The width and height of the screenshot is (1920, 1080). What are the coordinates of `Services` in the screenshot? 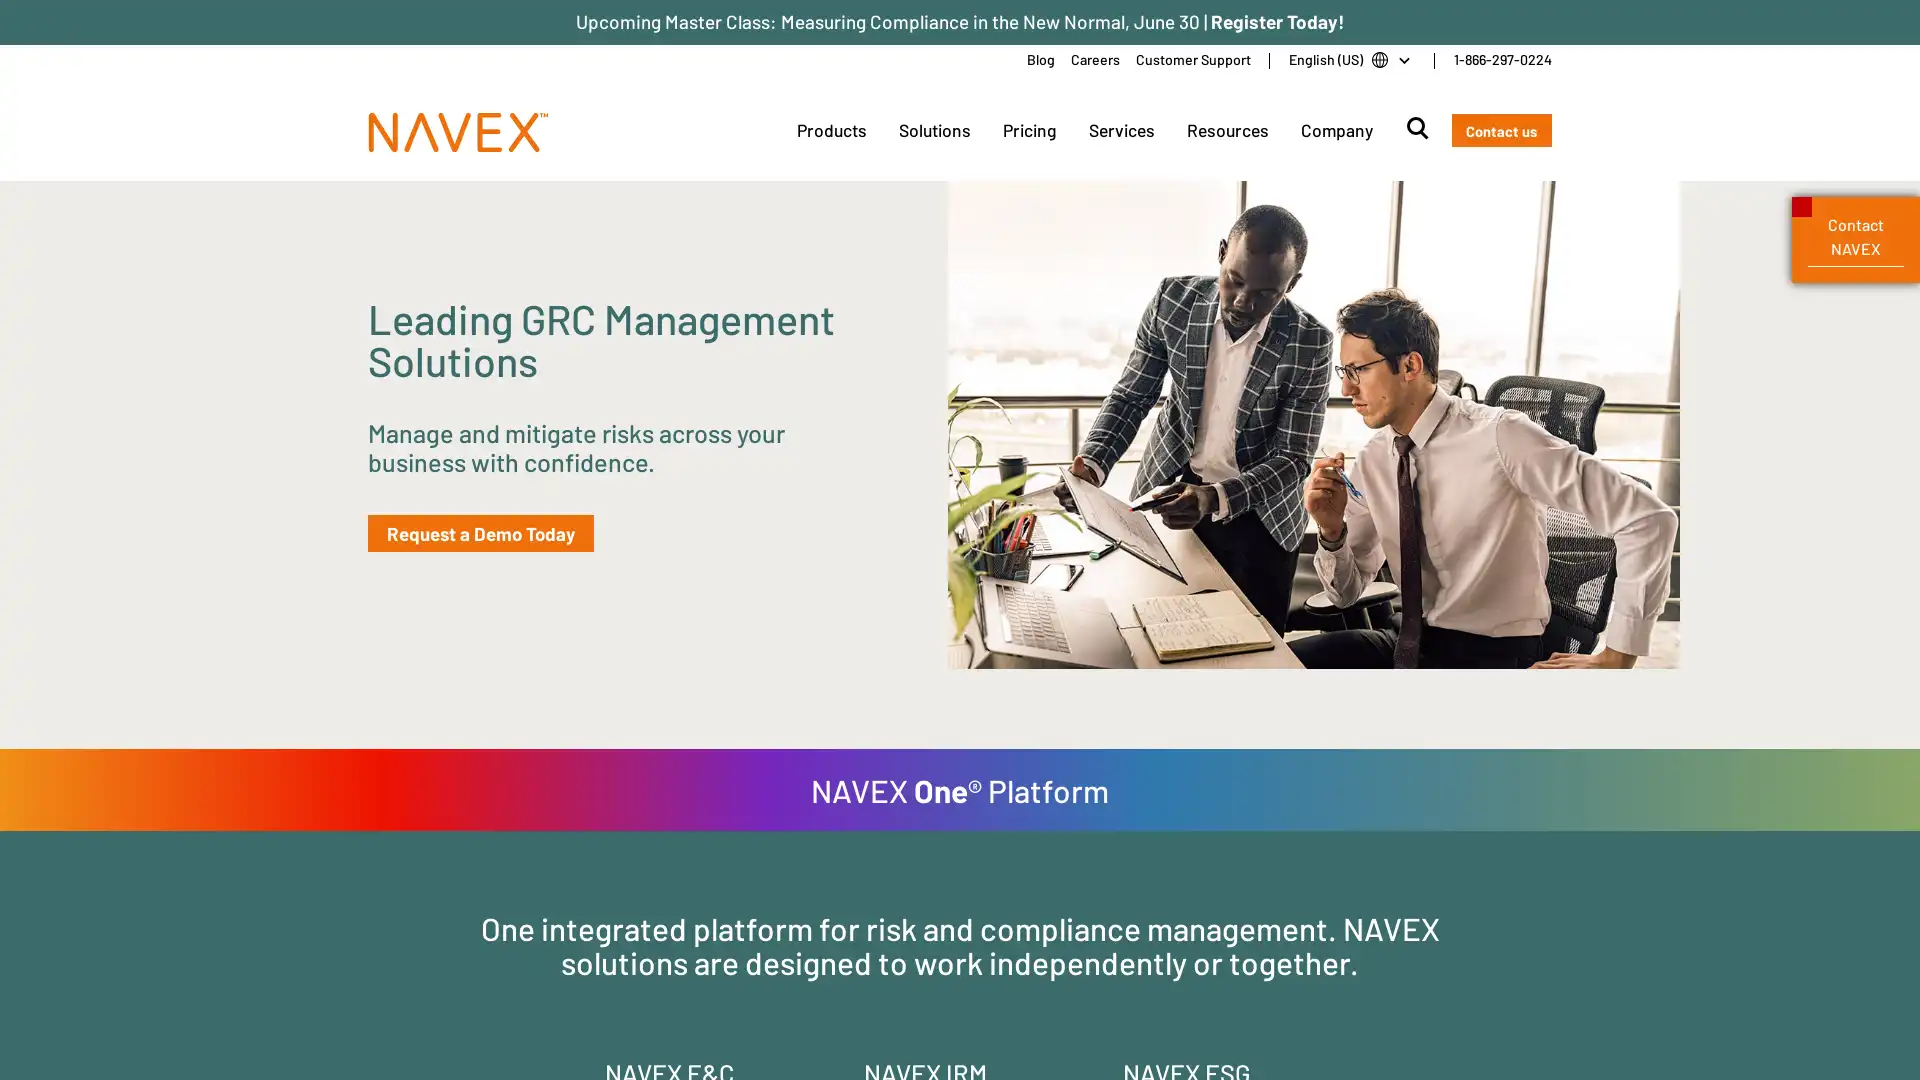 It's located at (1121, 130).